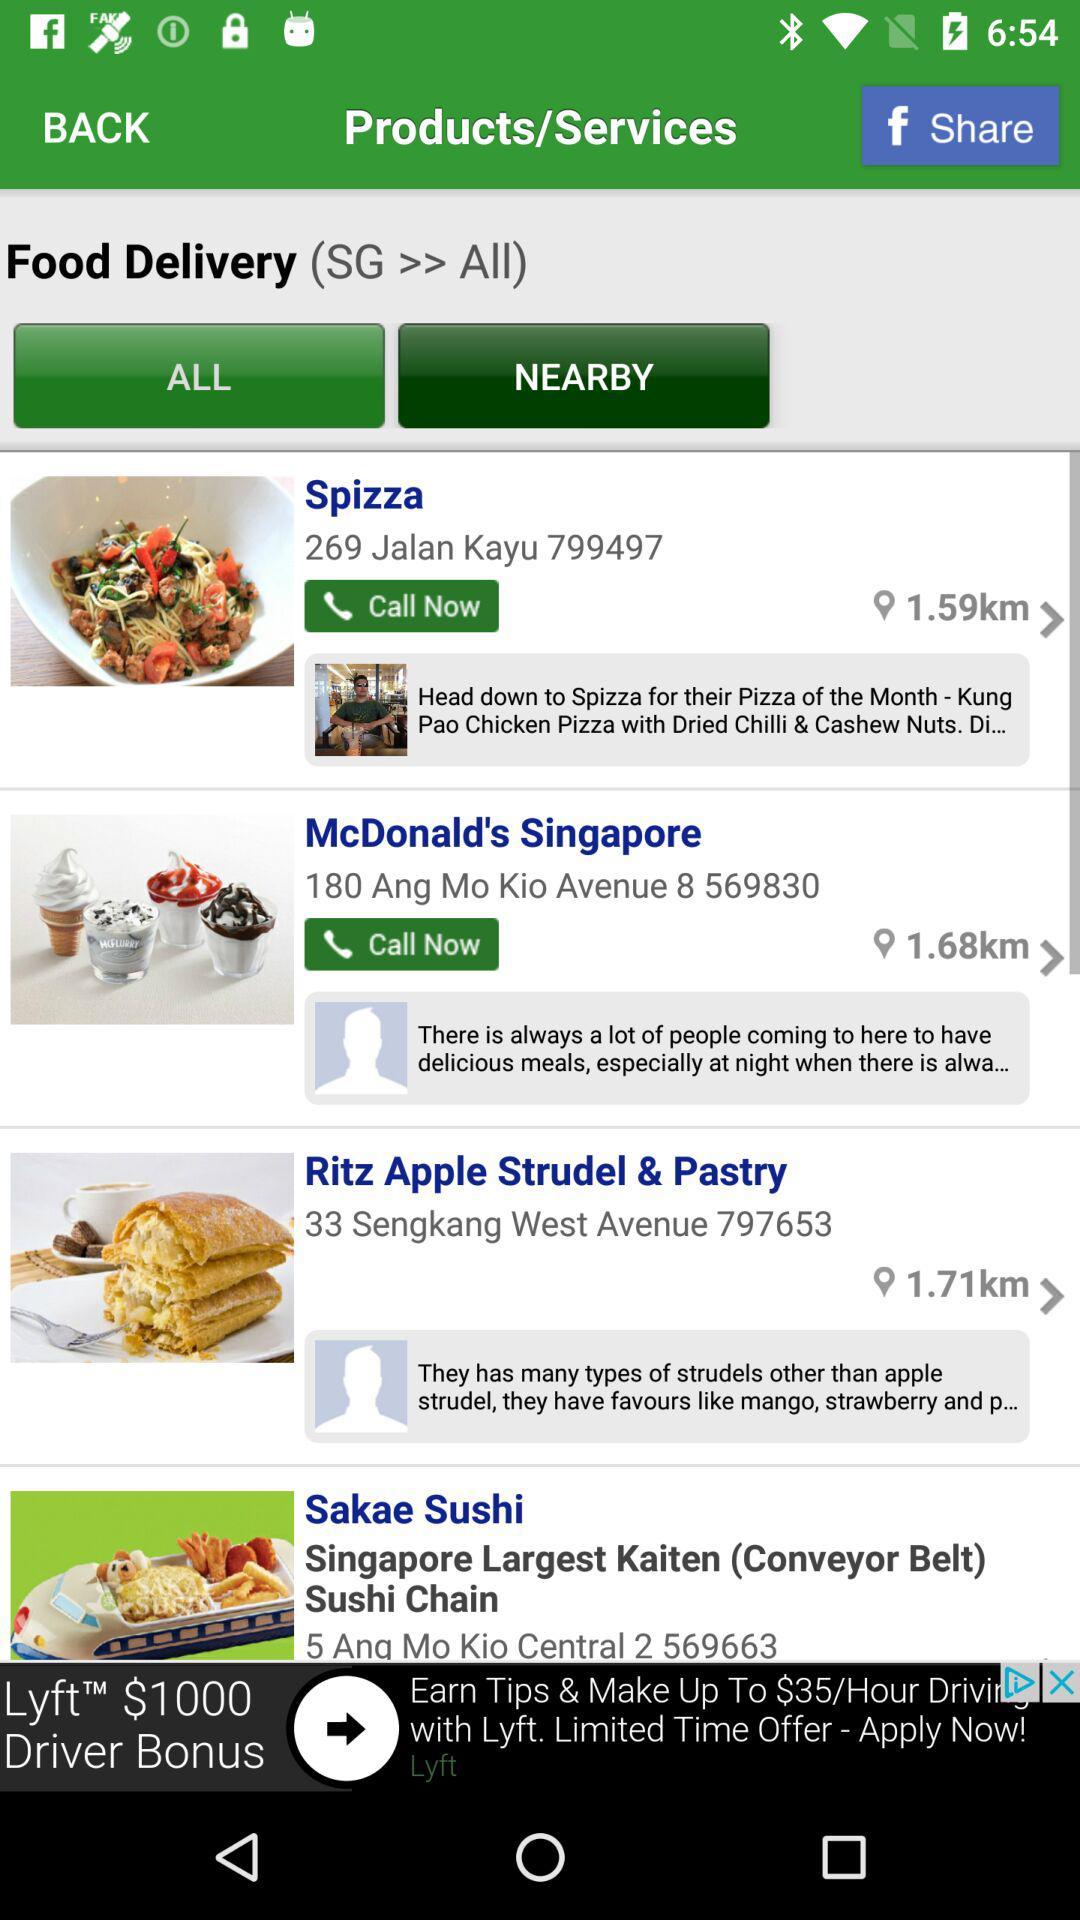 This screenshot has width=1080, height=1920. I want to click on back option, so click(96, 124).